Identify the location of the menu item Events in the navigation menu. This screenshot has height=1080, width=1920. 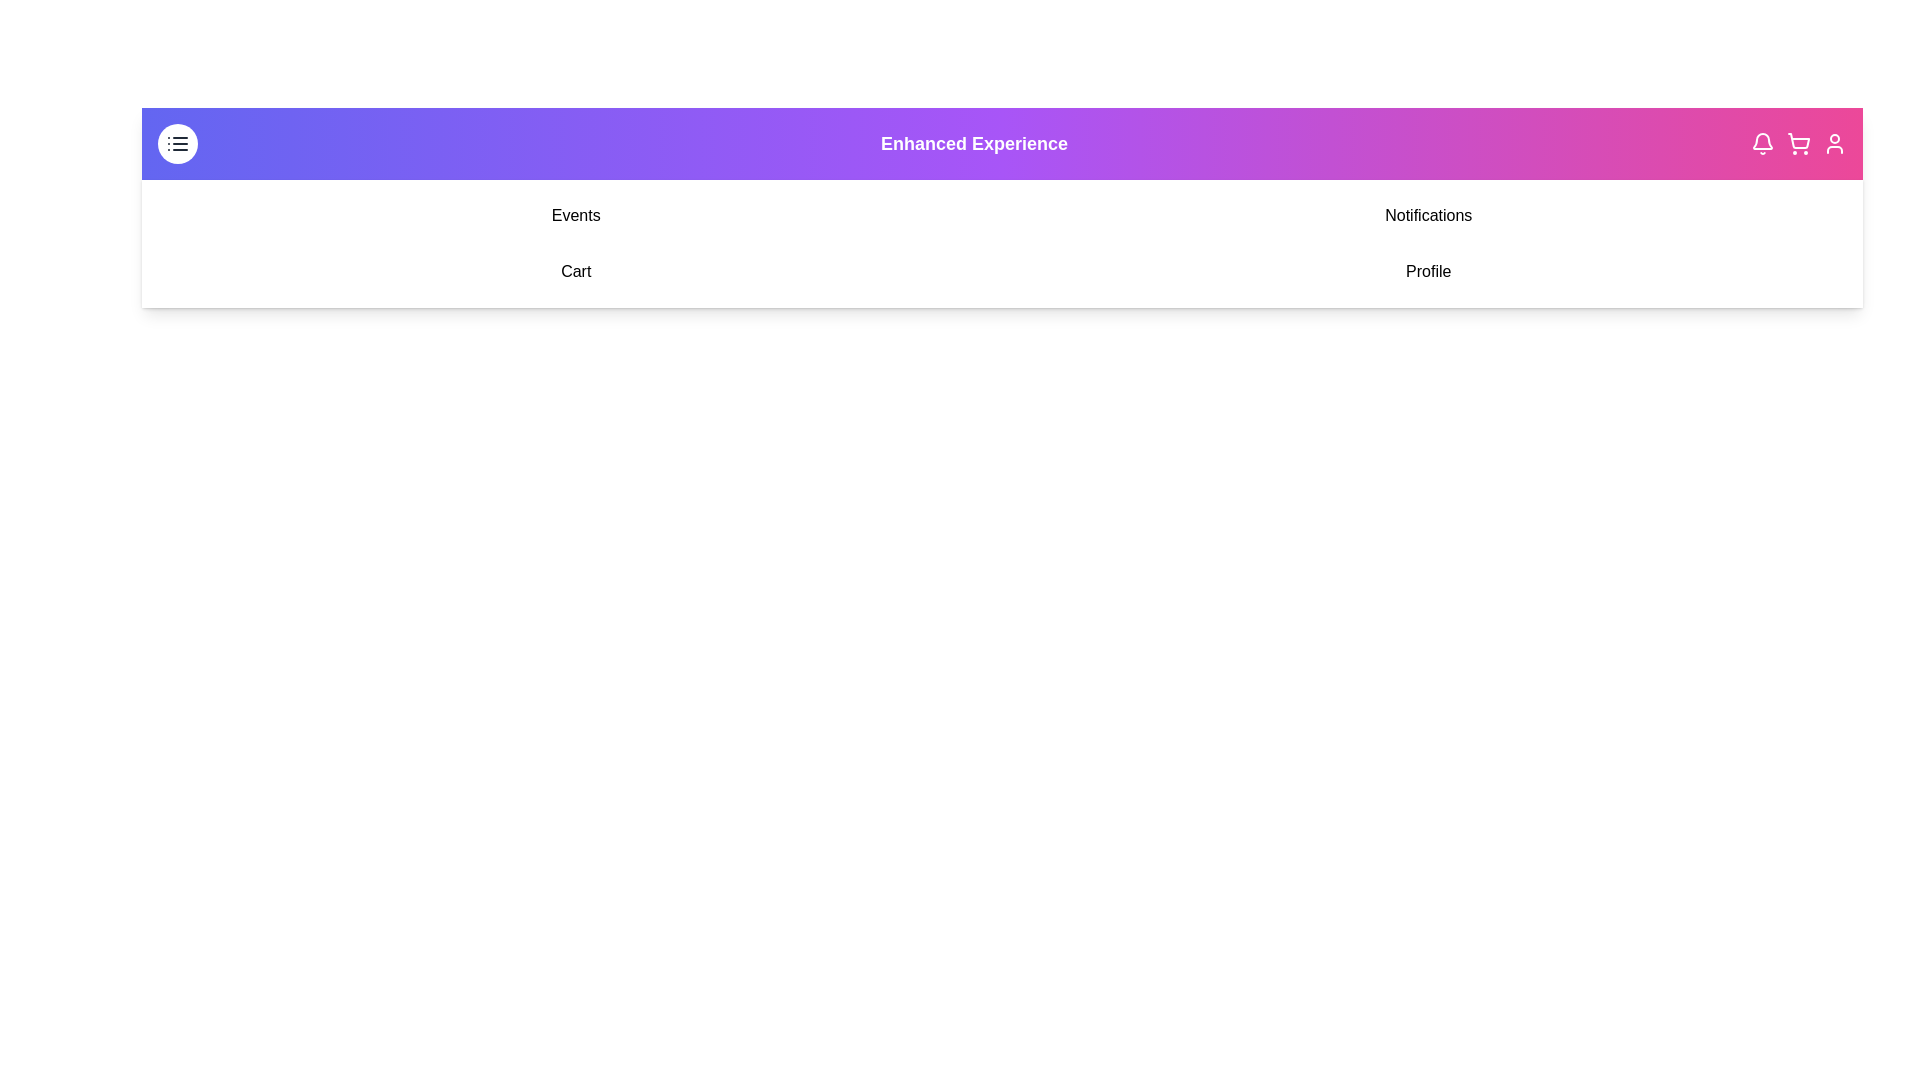
(575, 216).